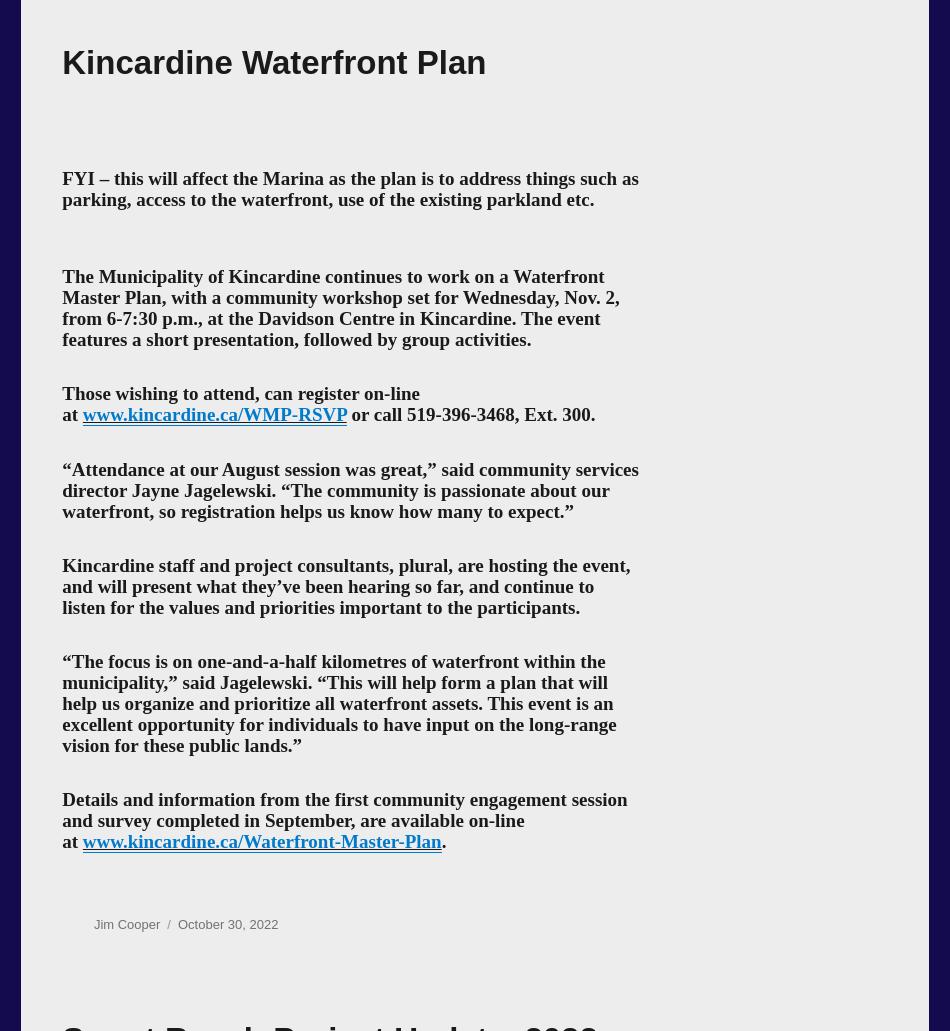 This screenshot has width=950, height=1031. Describe the element at coordinates (344, 584) in the screenshot. I see `'Kincardine staff and project consultants, plural, are hosting the event, and will present what they’ve been hearing so far, and continue to listen for the values and priorities important to the participants.'` at that location.